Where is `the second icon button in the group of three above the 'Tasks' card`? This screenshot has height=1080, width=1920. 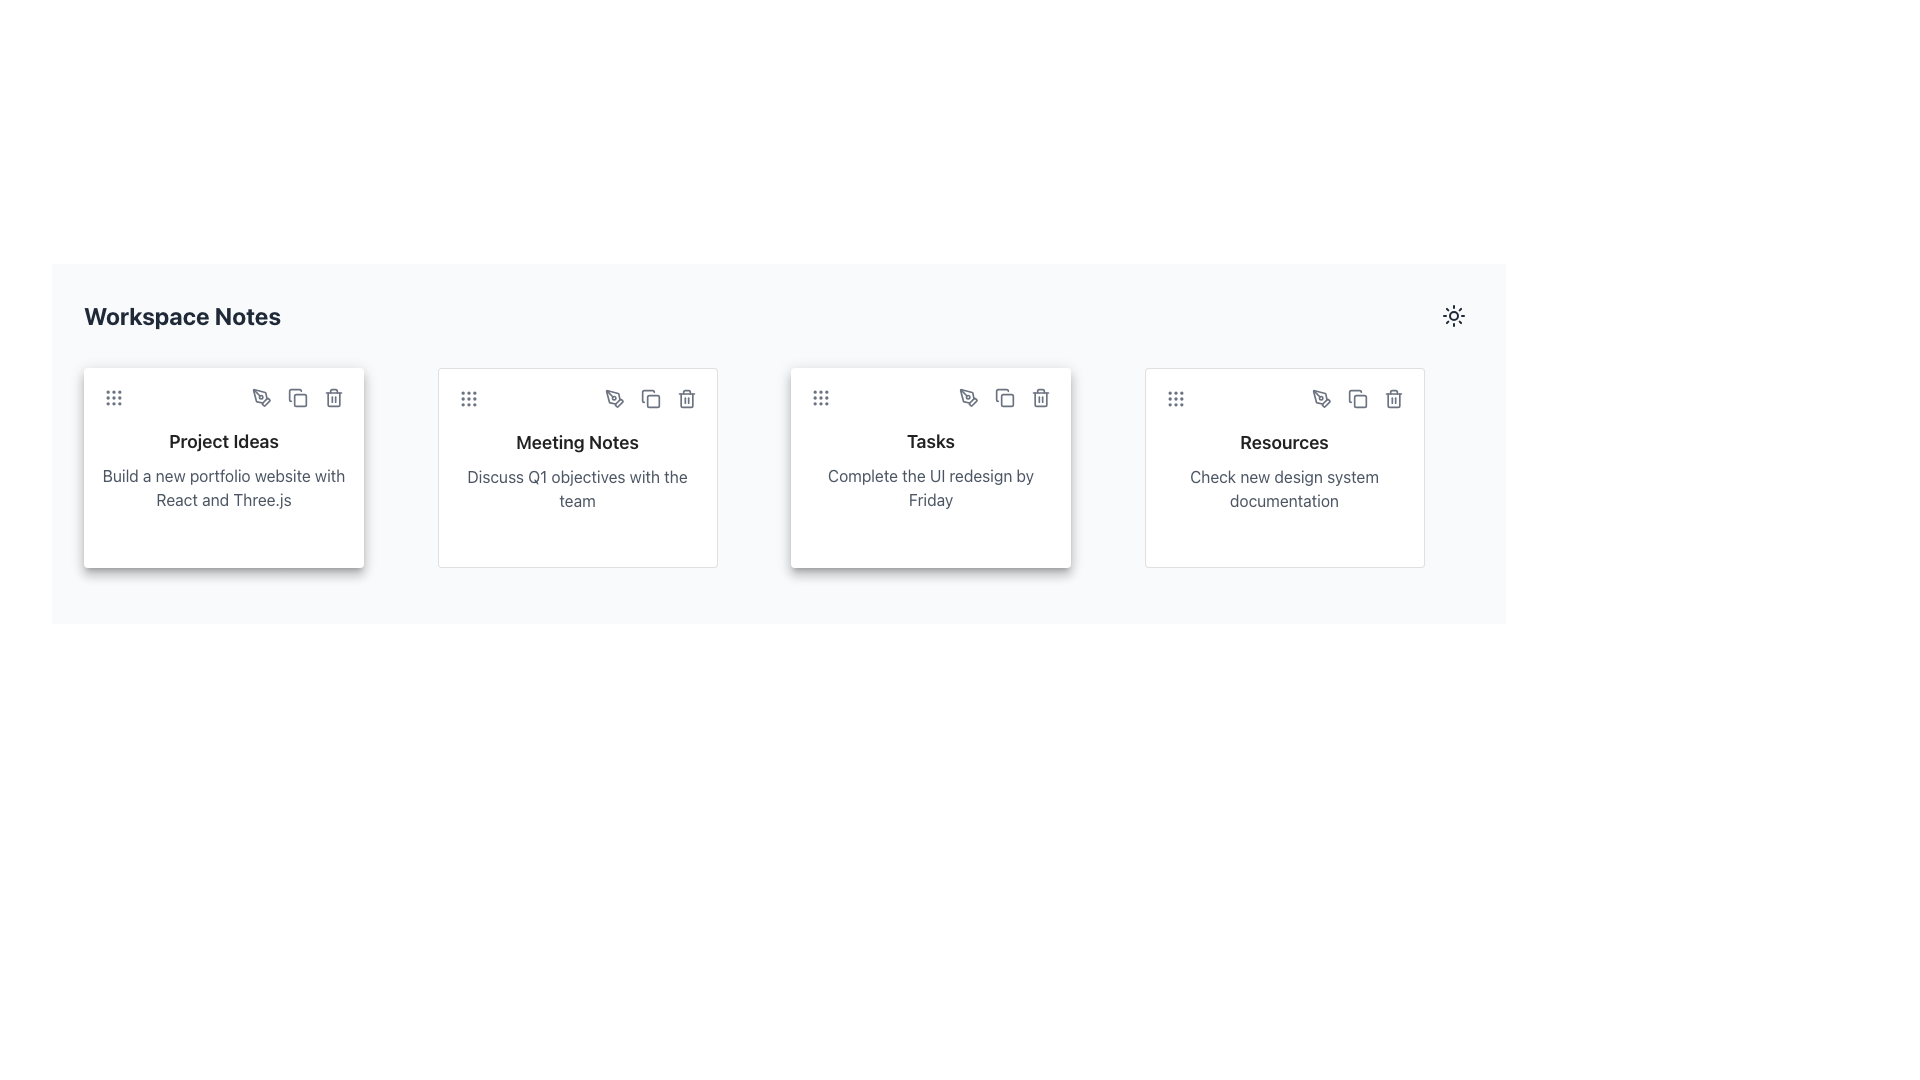
the second icon button in the group of three above the 'Tasks' card is located at coordinates (969, 397).